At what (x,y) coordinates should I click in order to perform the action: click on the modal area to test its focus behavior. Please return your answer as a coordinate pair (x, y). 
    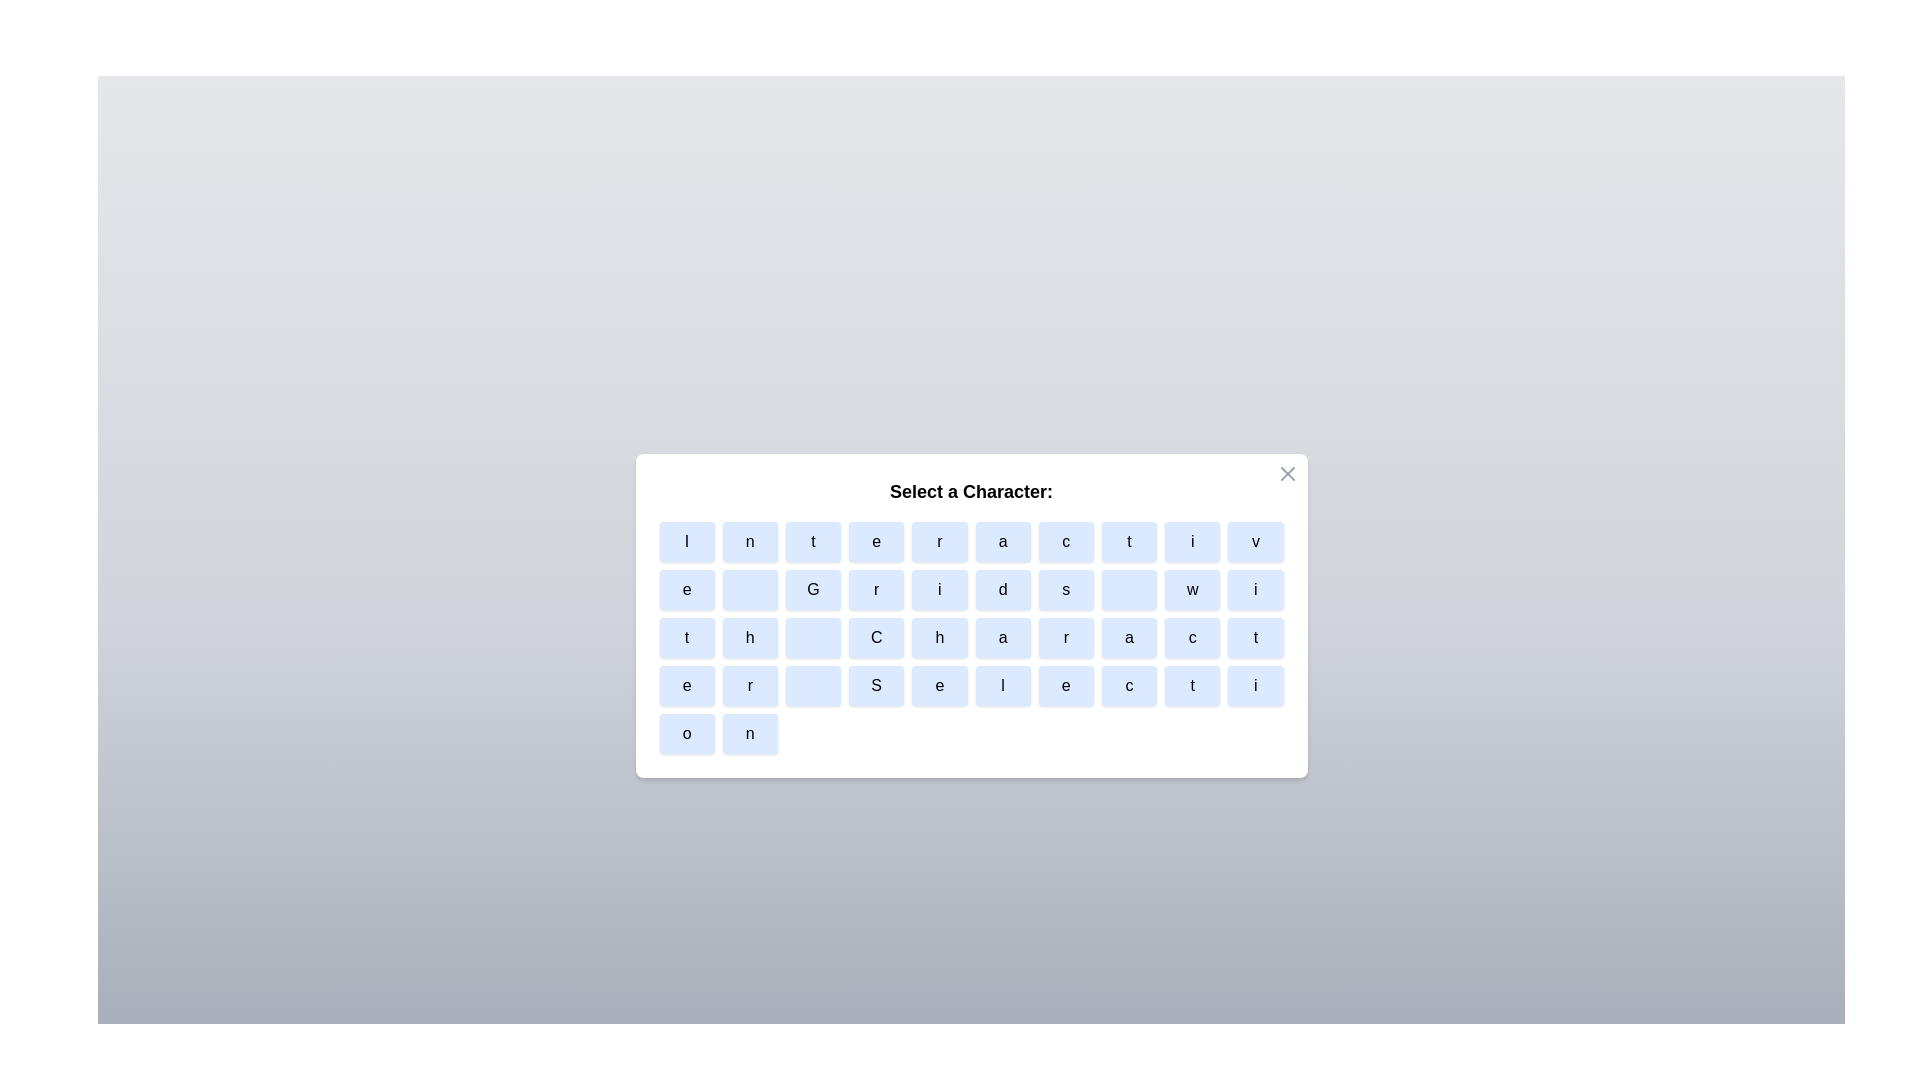
    Looking at the image, I should click on (971, 615).